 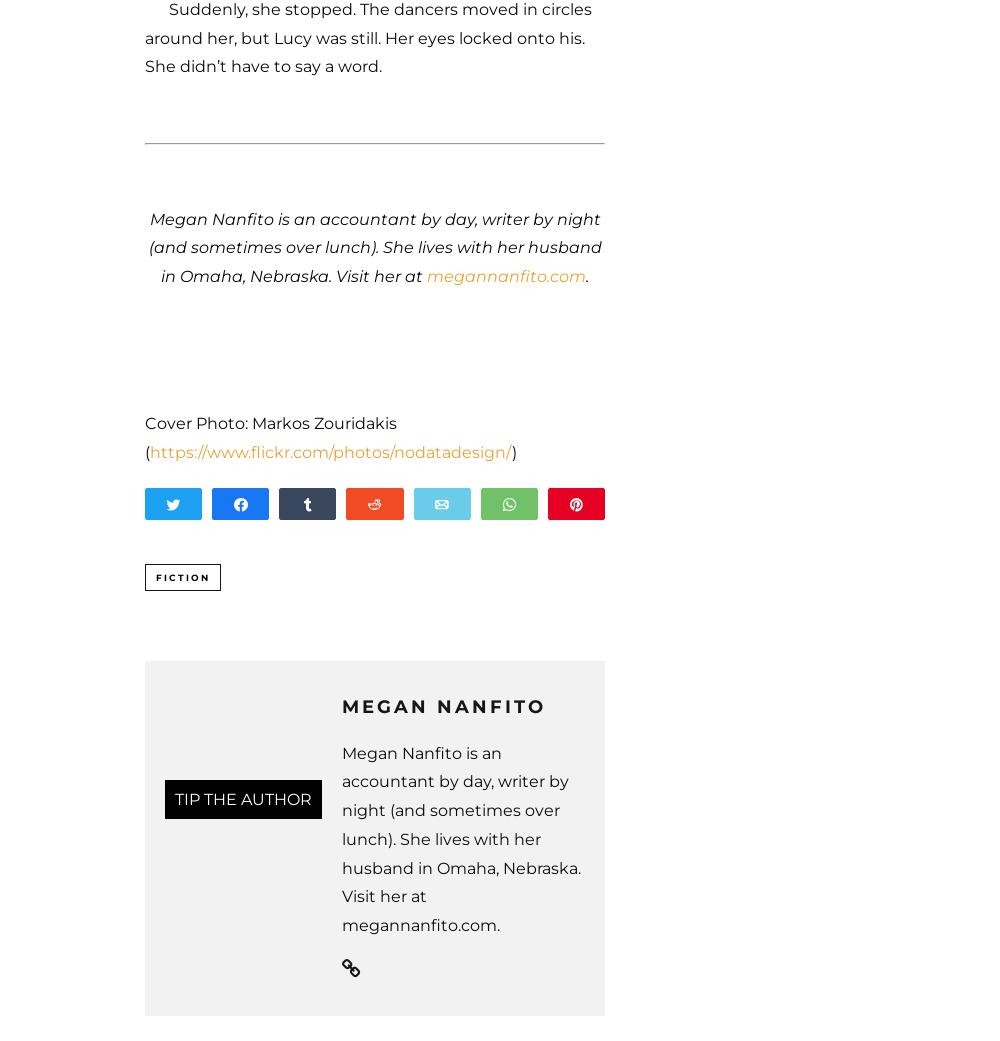 I want to click on 'Fiction', so click(x=183, y=577).